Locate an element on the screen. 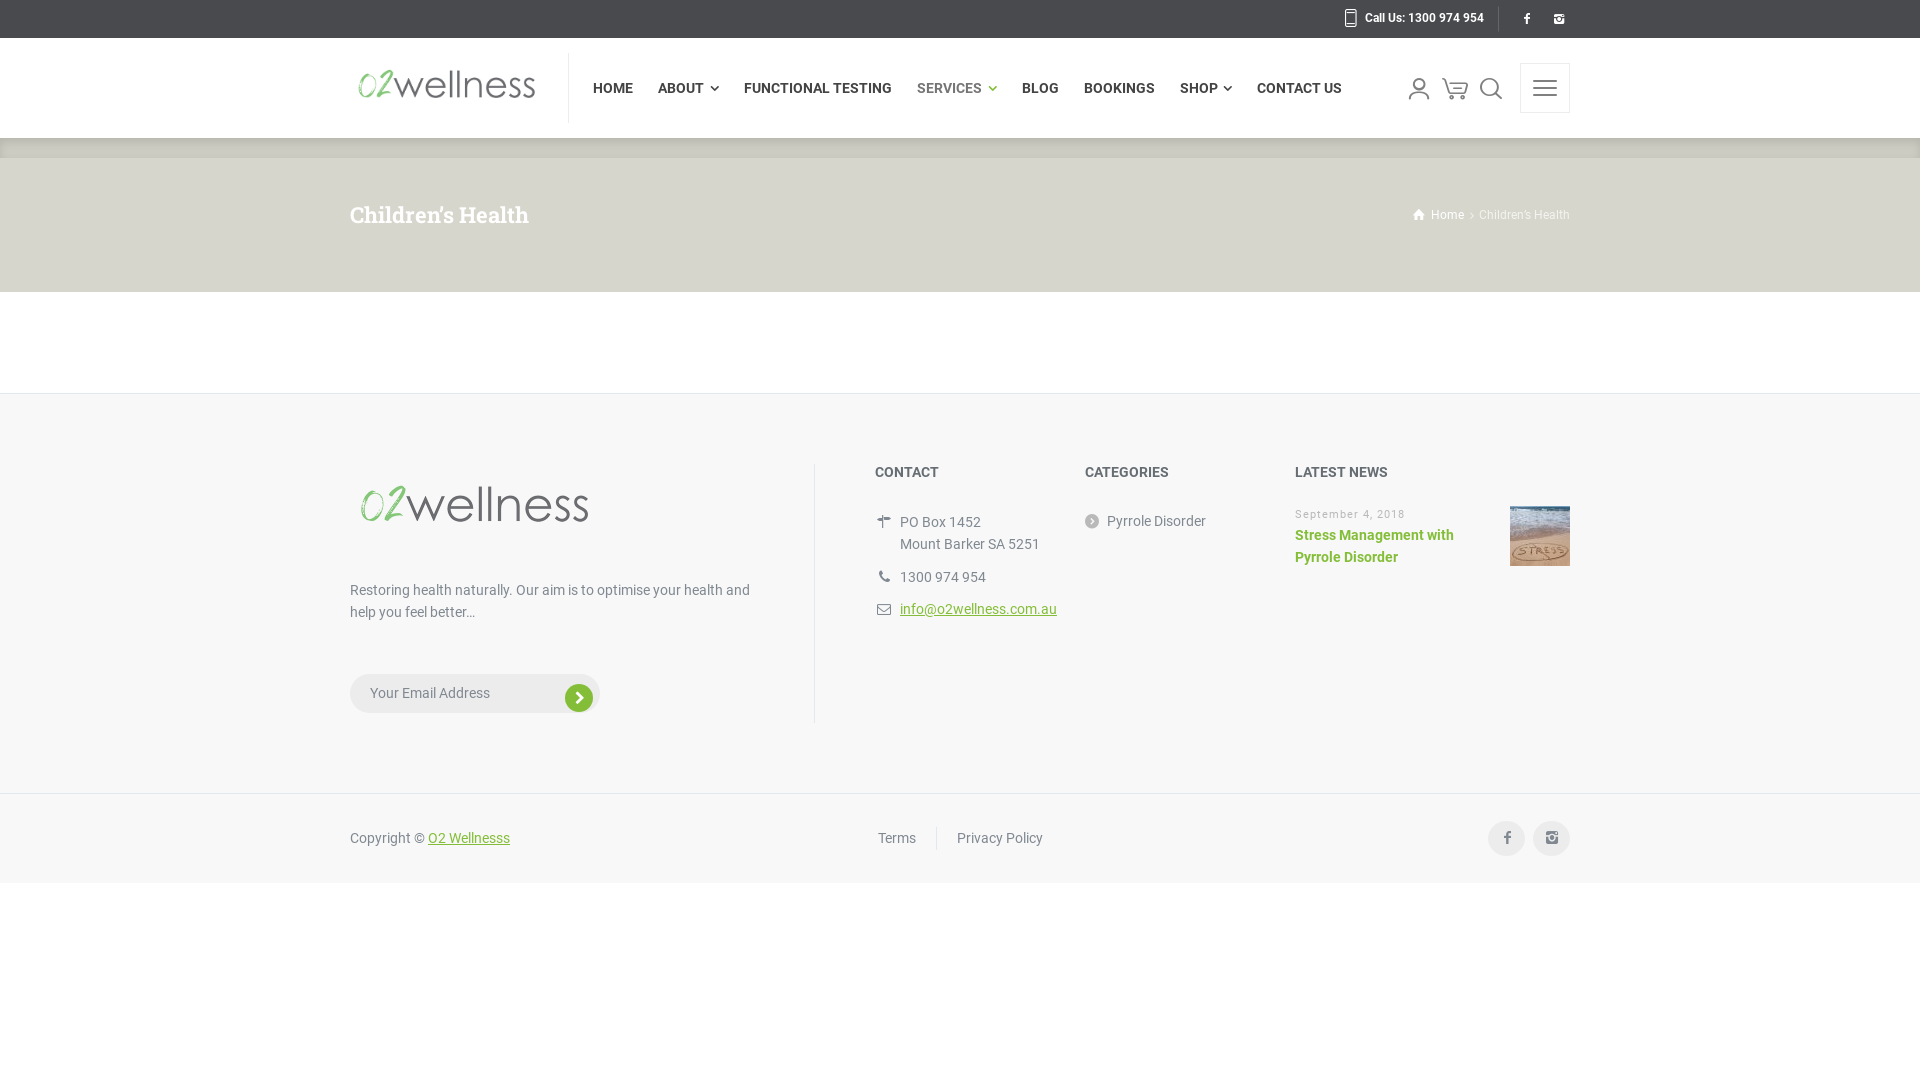 The image size is (1920, 1080). 'CONTACT US' is located at coordinates (1293, 87).